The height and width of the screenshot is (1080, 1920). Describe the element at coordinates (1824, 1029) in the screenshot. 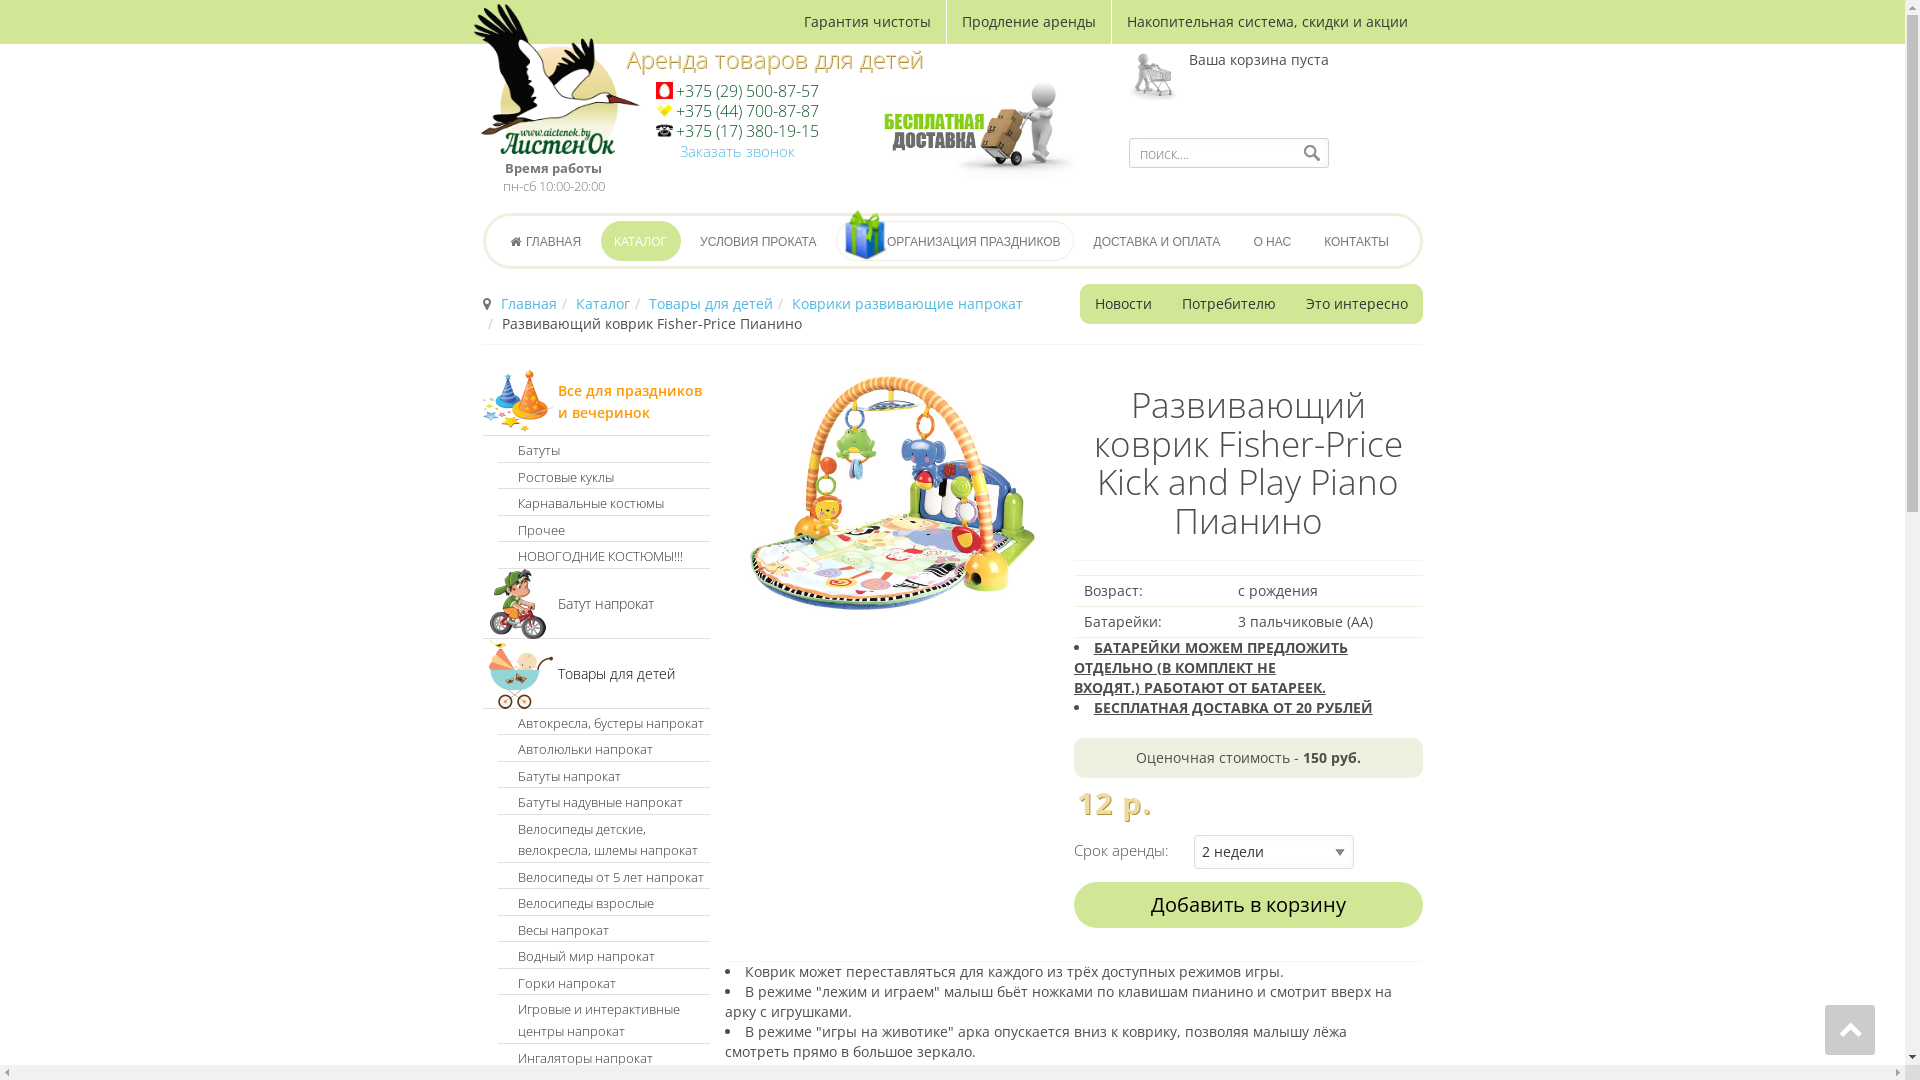

I see `'Go to top'` at that location.